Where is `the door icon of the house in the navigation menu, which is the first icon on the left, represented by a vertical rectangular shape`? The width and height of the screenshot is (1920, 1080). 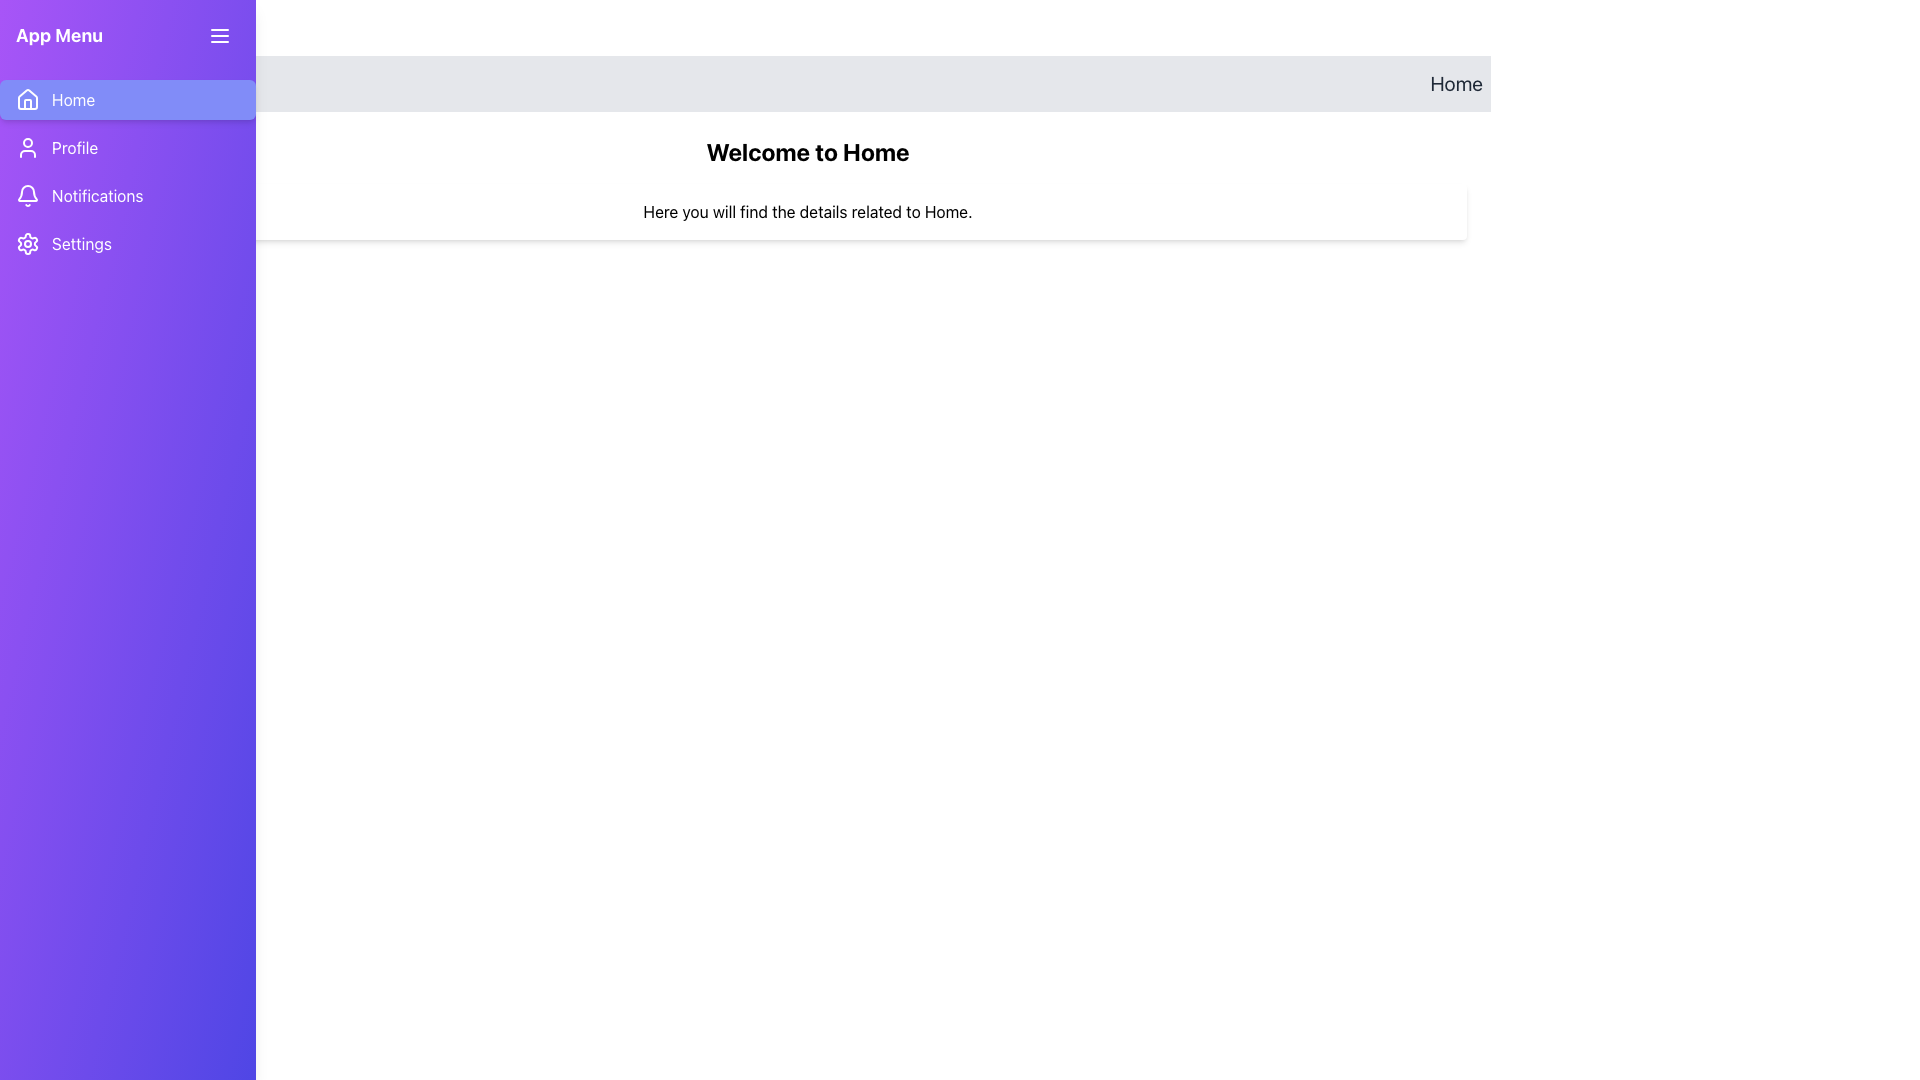 the door icon of the house in the navigation menu, which is the first icon on the left, represented by a vertical rectangular shape is located at coordinates (28, 104).